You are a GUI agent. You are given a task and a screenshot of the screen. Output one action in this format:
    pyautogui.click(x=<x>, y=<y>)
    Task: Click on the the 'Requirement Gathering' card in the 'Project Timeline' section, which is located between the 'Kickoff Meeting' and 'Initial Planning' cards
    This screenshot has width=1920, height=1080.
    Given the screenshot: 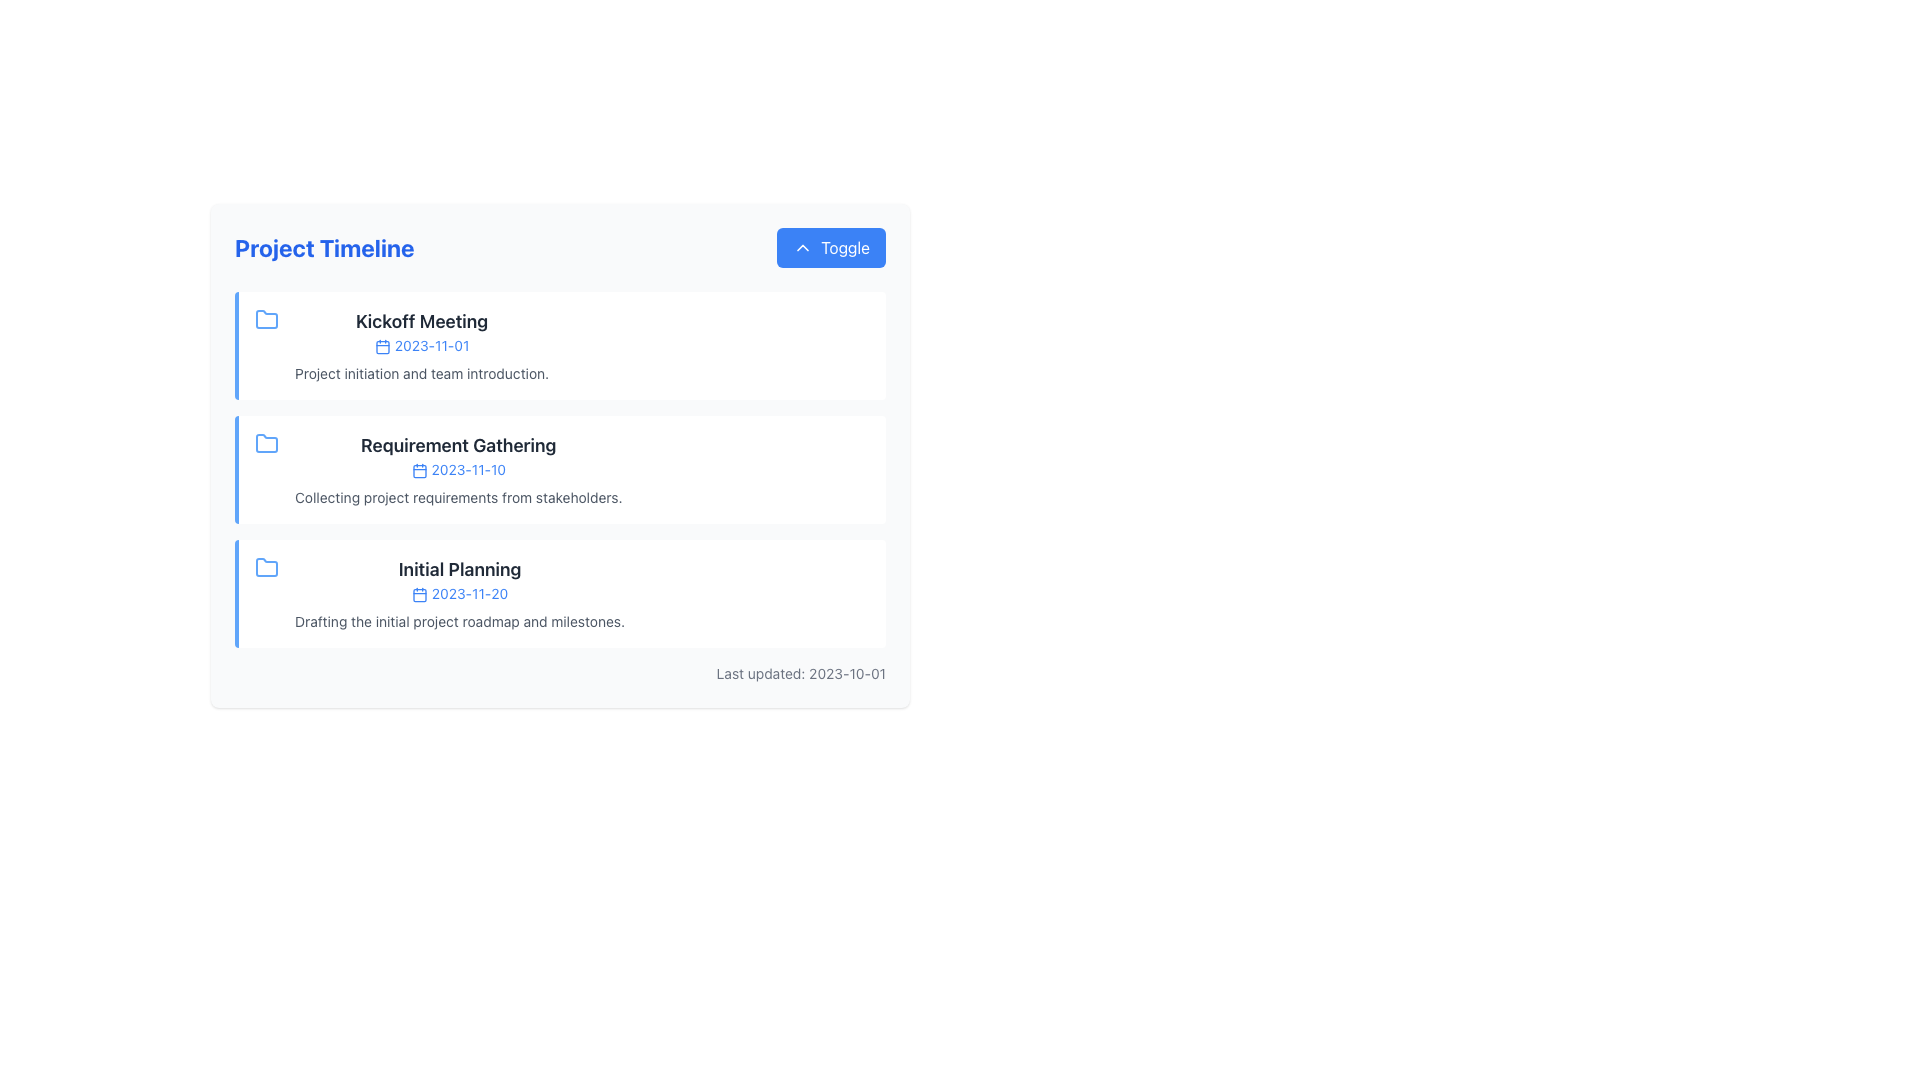 What is the action you would take?
    pyautogui.click(x=560, y=455)
    